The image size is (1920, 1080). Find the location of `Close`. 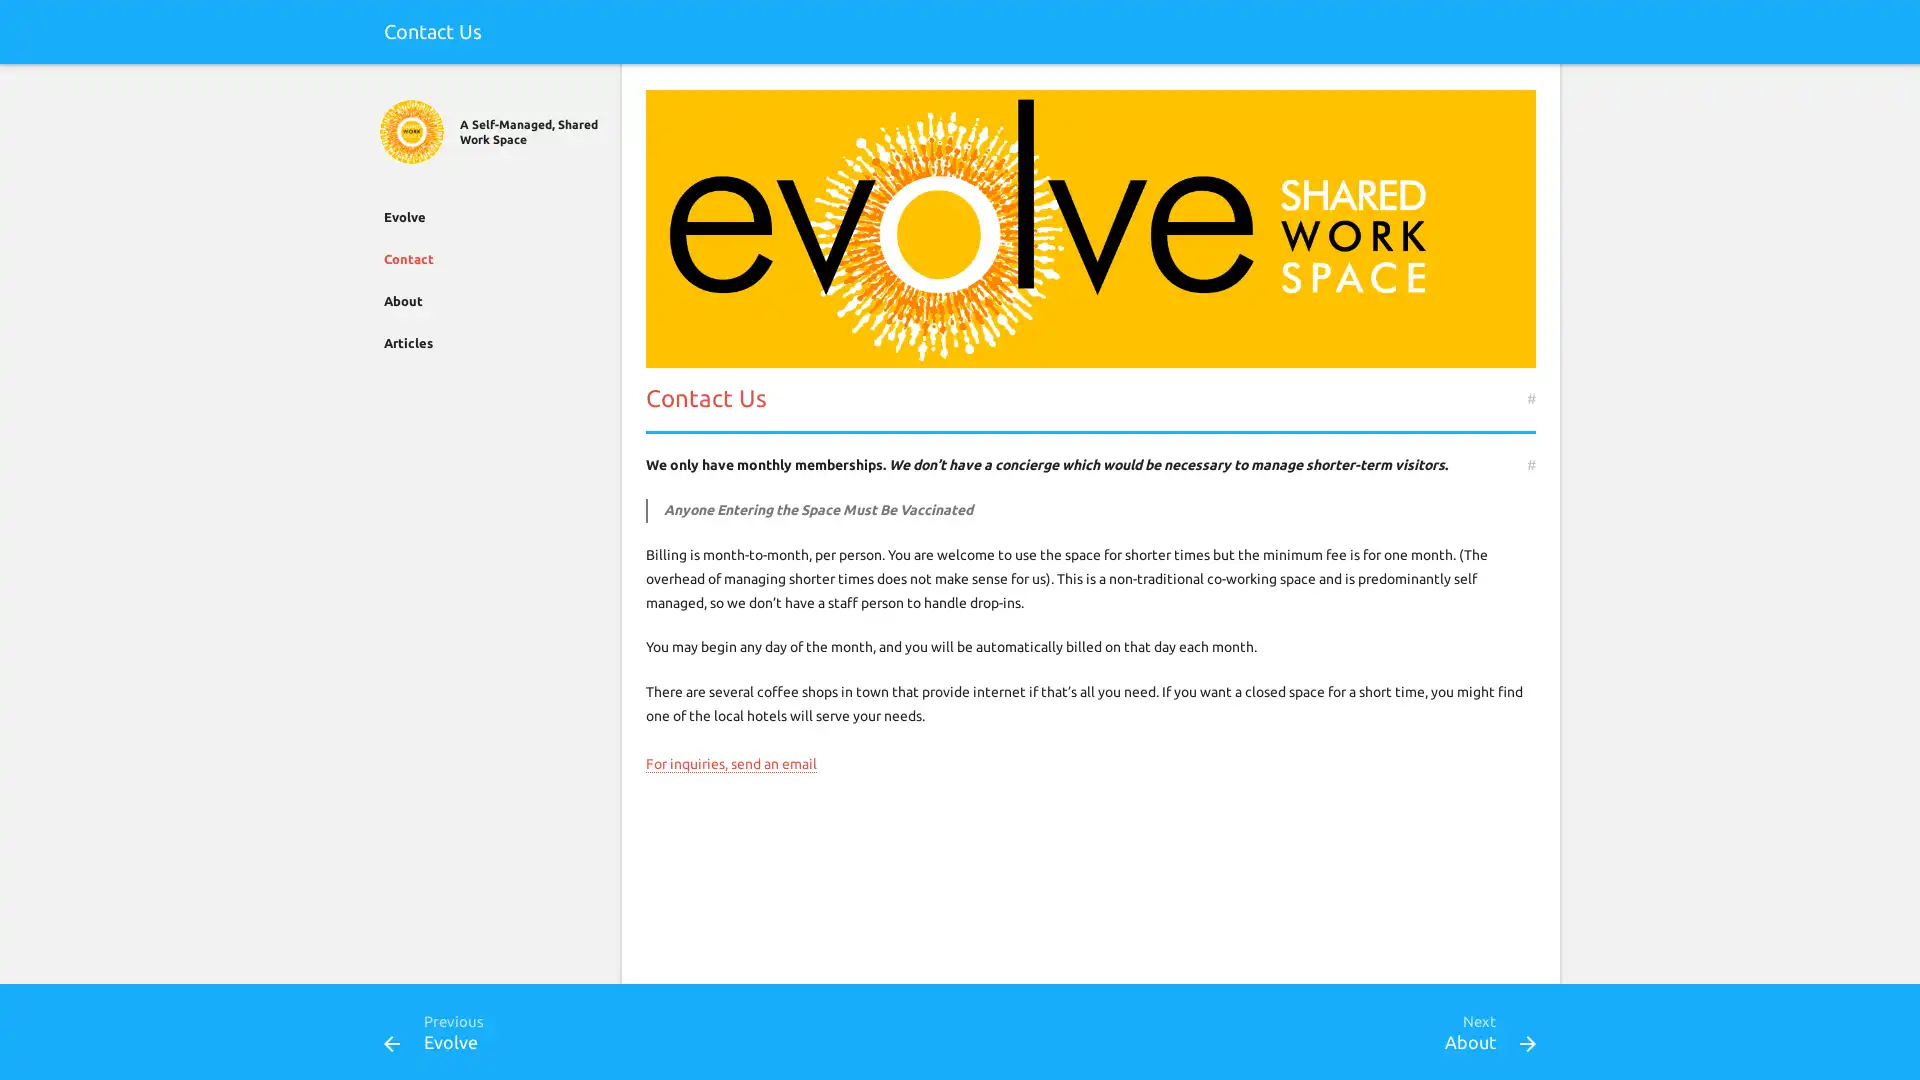

Close is located at coordinates (392, 87).